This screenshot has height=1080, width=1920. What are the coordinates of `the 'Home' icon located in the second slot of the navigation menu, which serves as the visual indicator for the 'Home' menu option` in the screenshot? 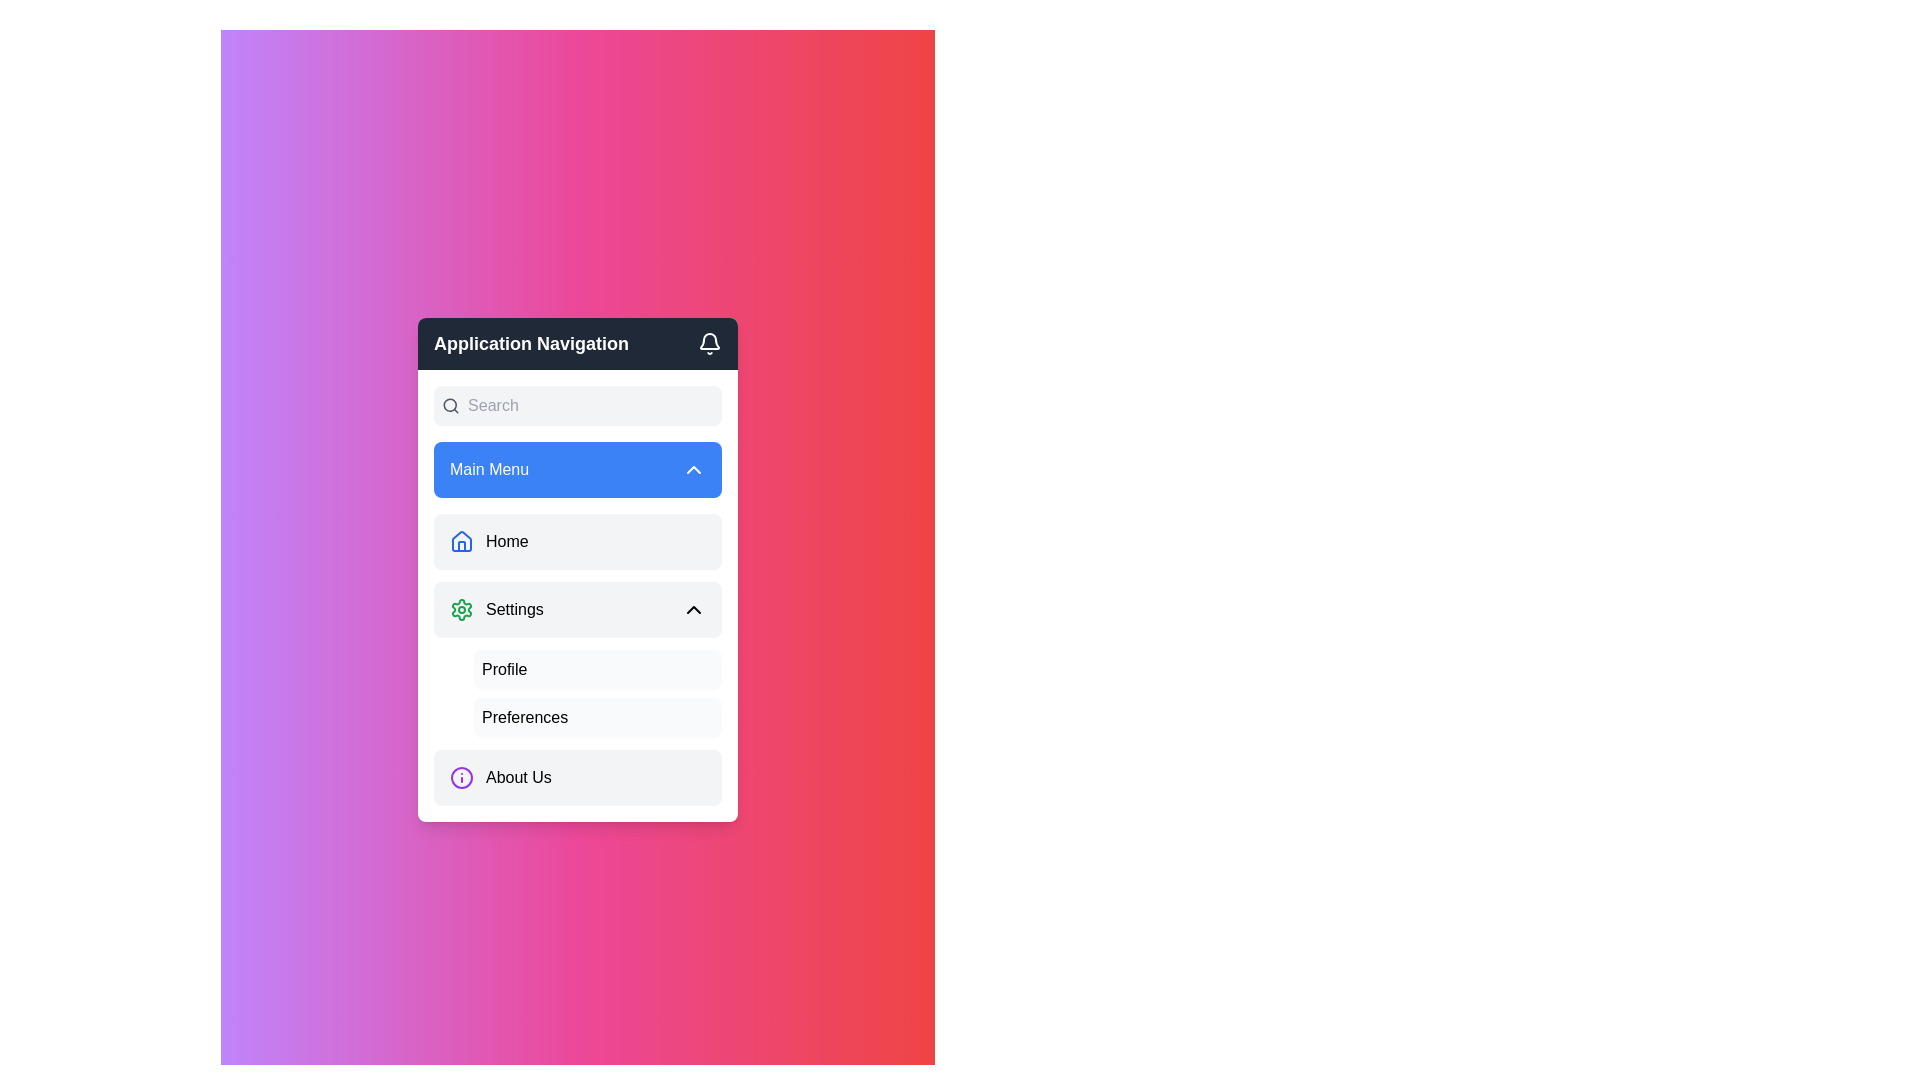 It's located at (460, 540).